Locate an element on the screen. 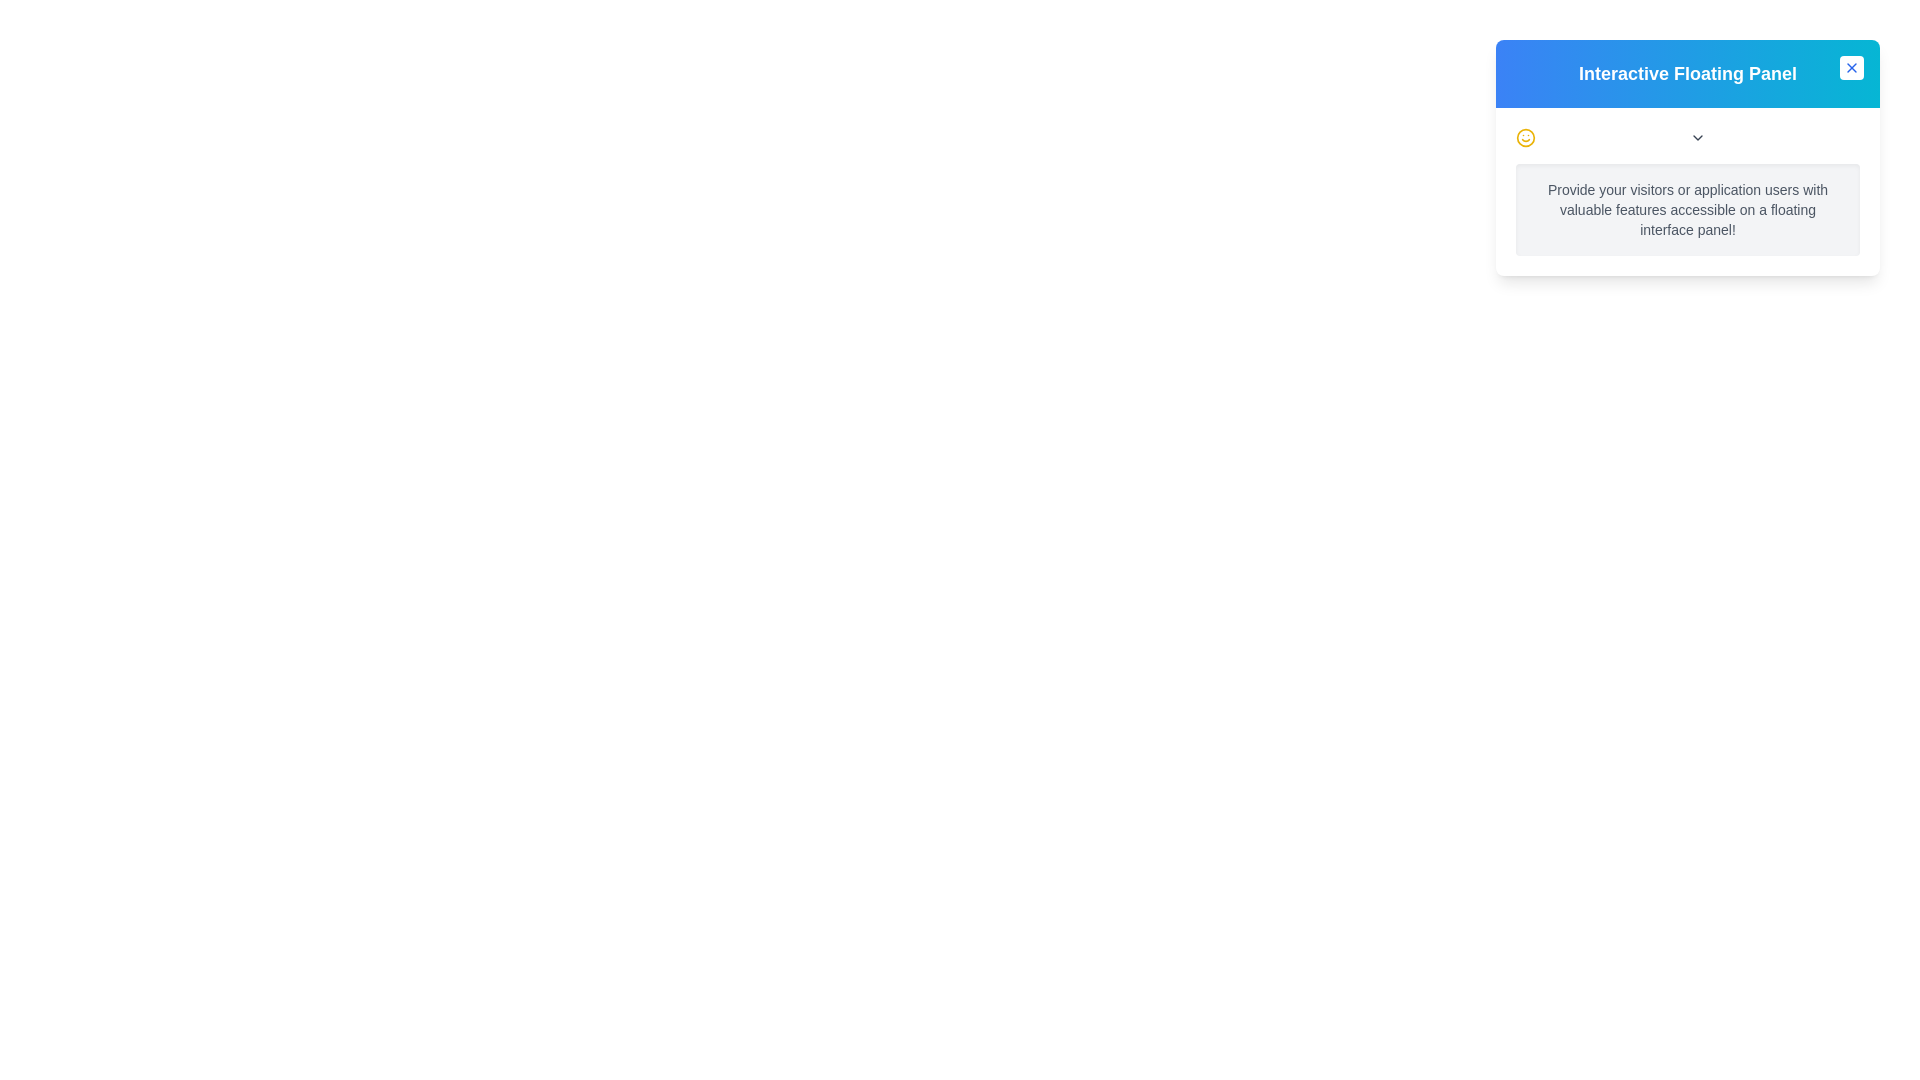  the 'X' icon styled as a close button located in the top-right corner of the floating interactive panel is located at coordinates (1851, 67).